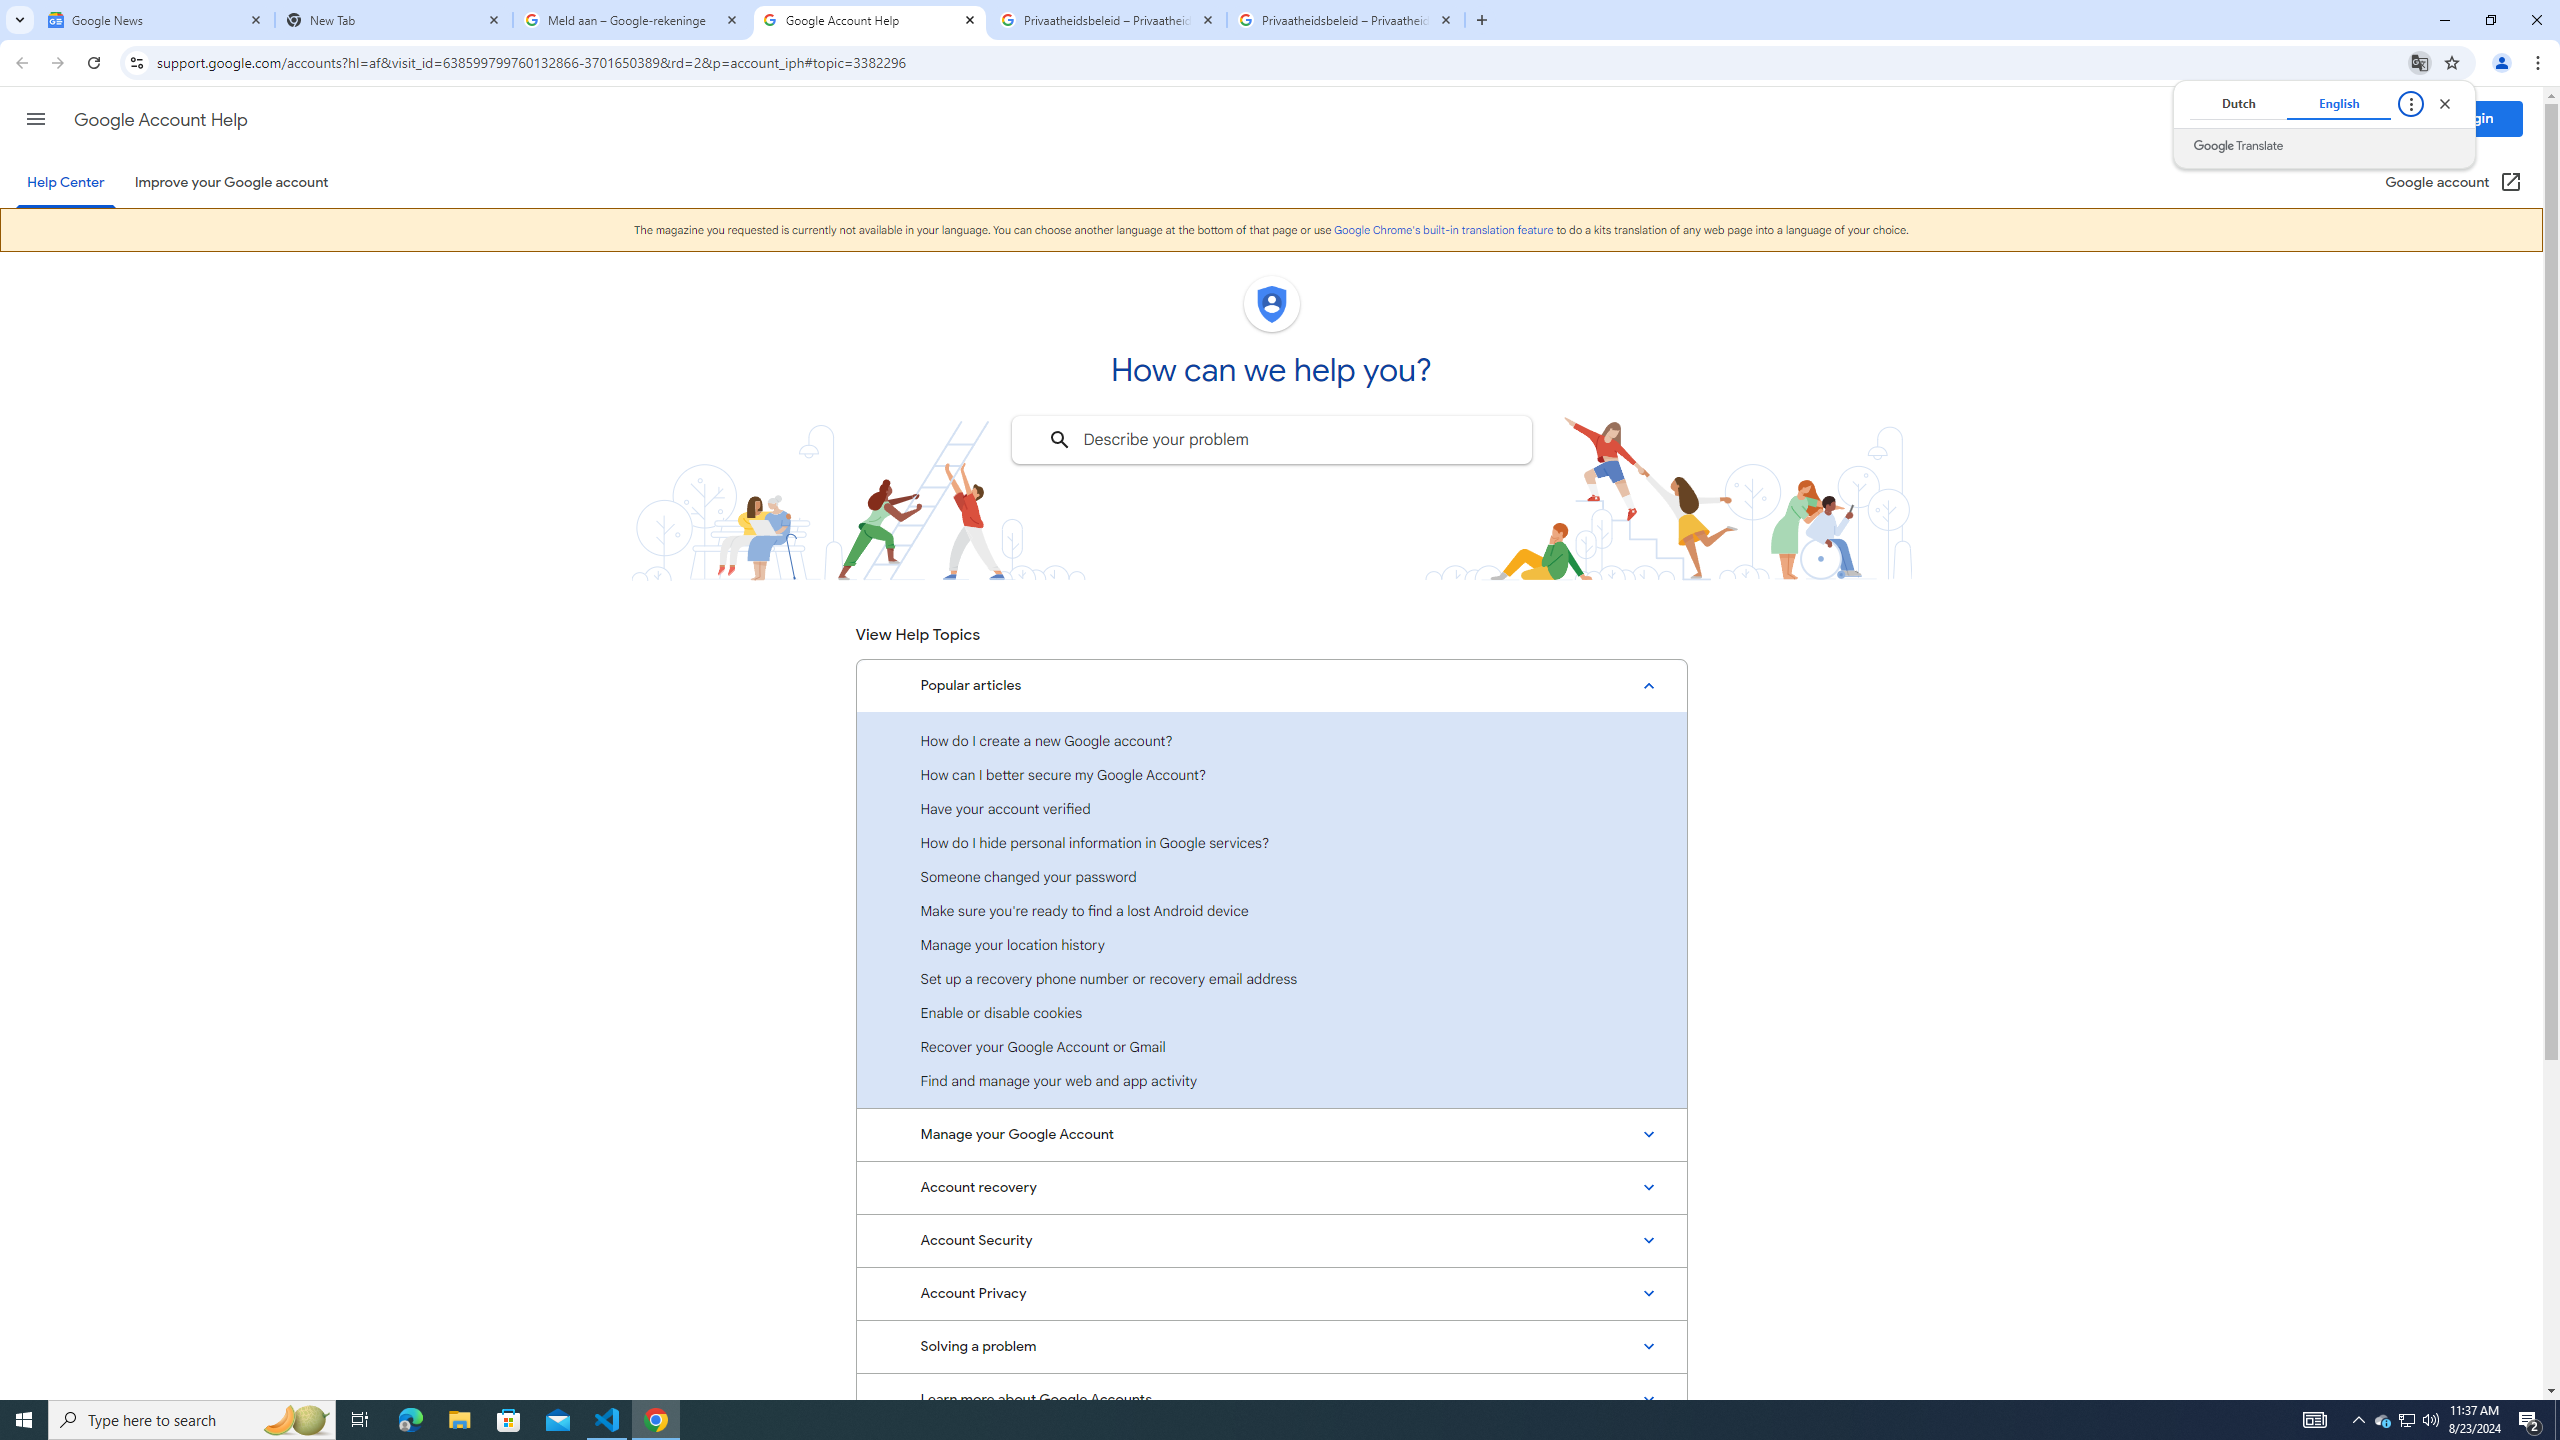  Describe the element at coordinates (1271, 1133) in the screenshot. I see `'Manage your Google Account'` at that location.